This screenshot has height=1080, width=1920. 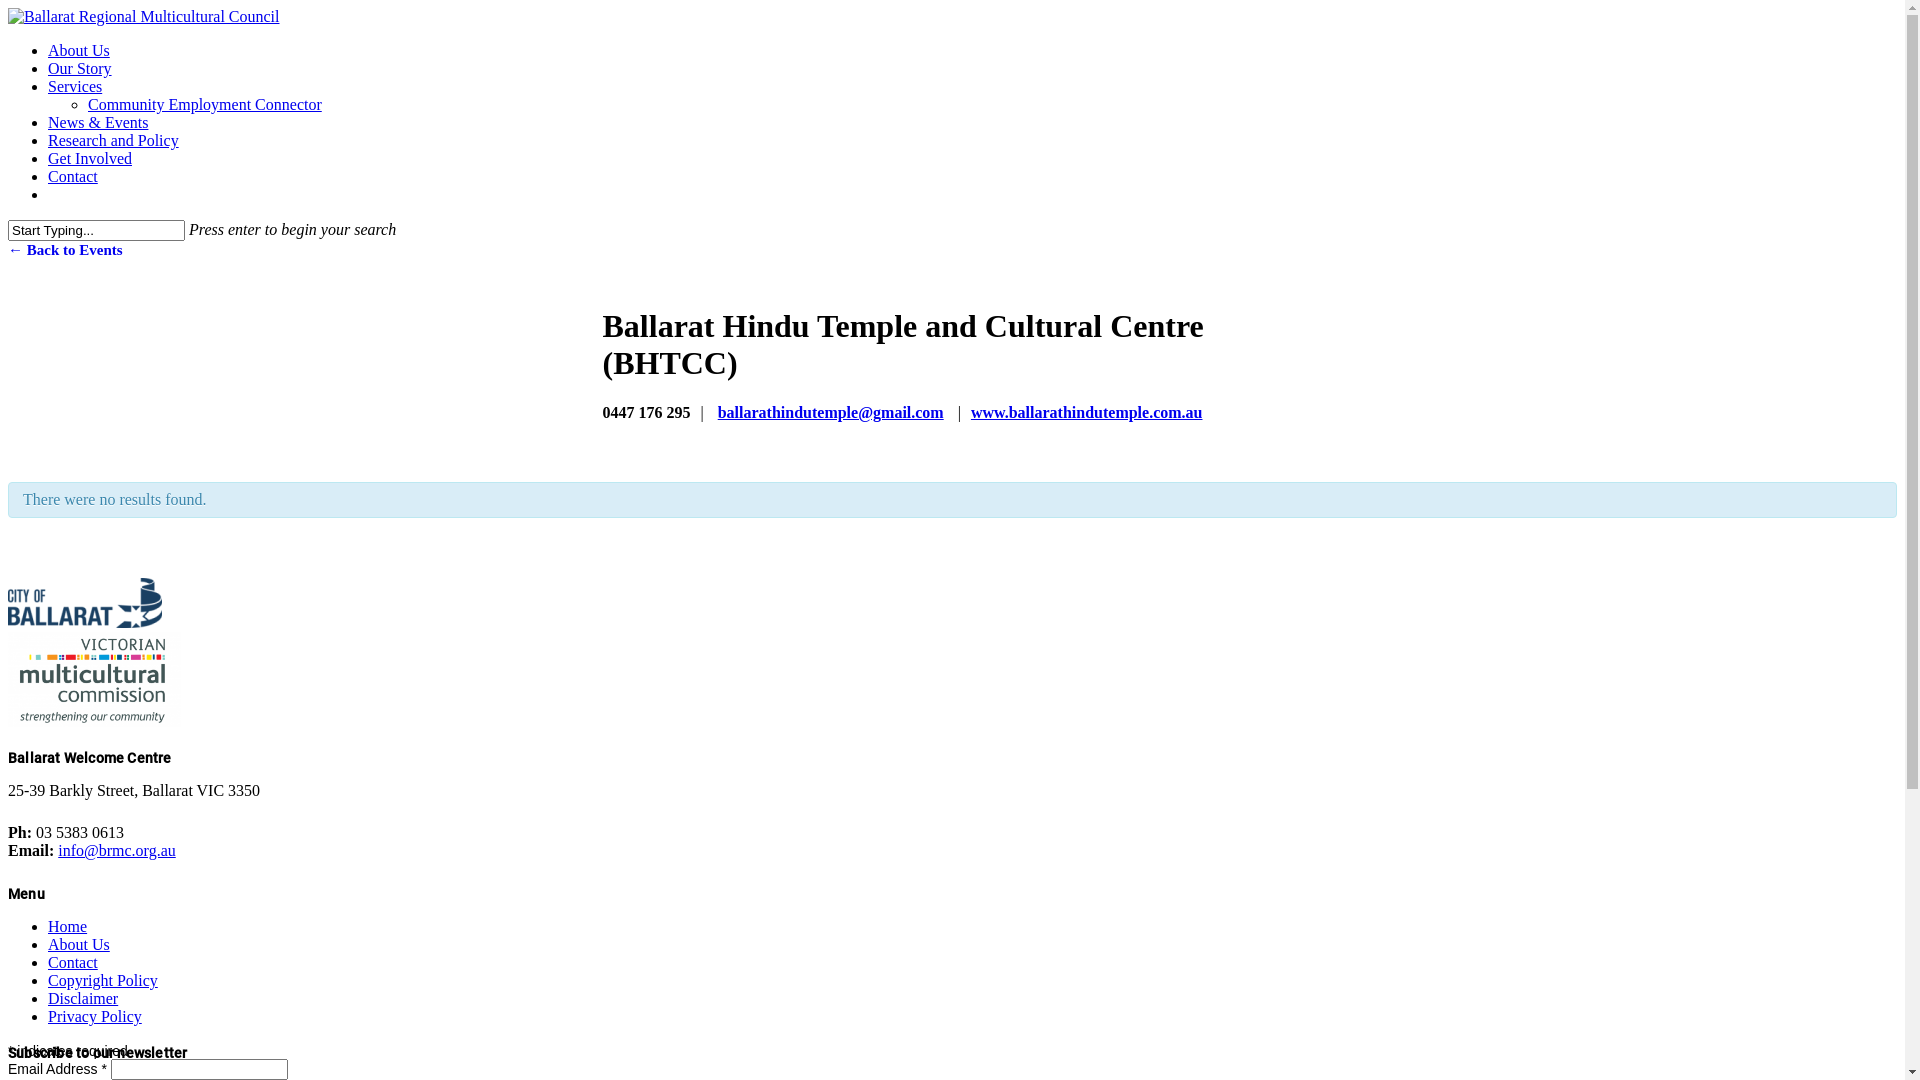 What do you see at coordinates (48, 998) in the screenshot?
I see `'Disclaimer'` at bounding box center [48, 998].